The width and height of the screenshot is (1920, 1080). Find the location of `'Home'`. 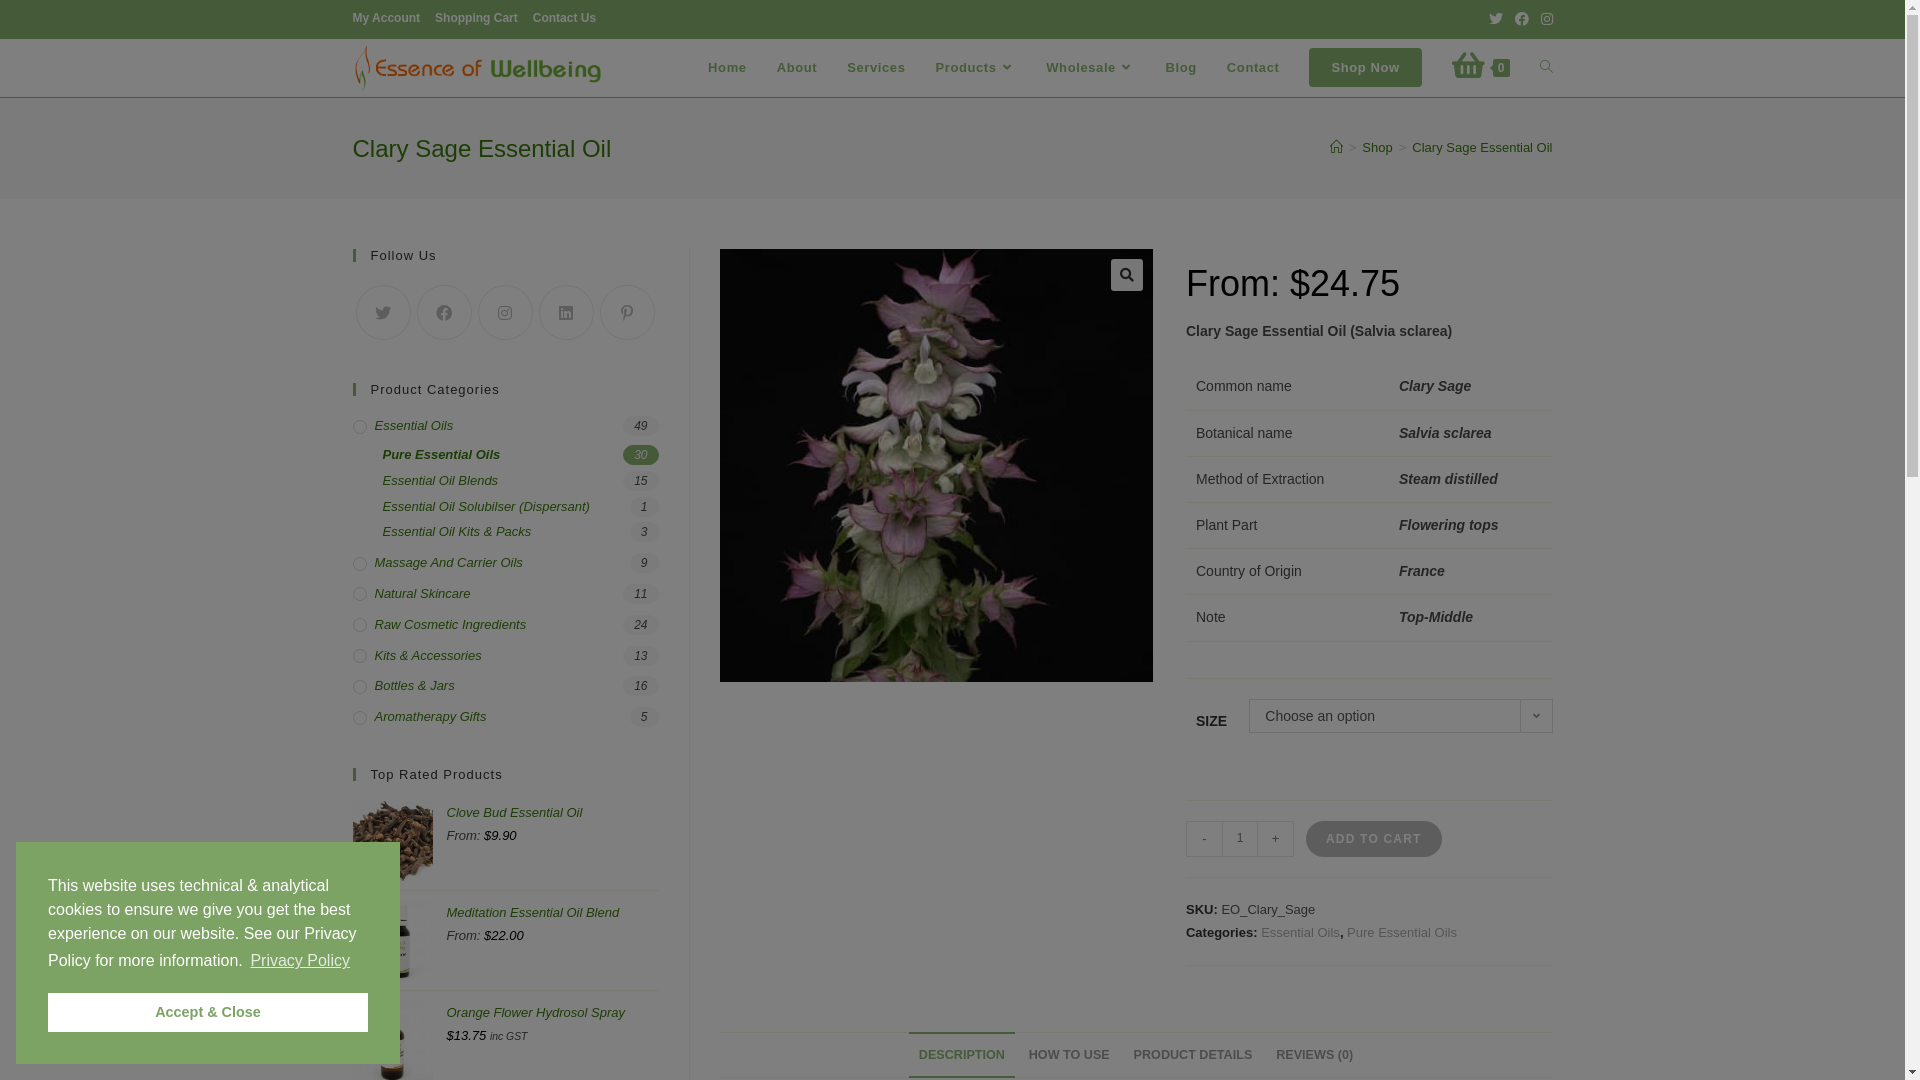

'Home' is located at coordinates (726, 67).